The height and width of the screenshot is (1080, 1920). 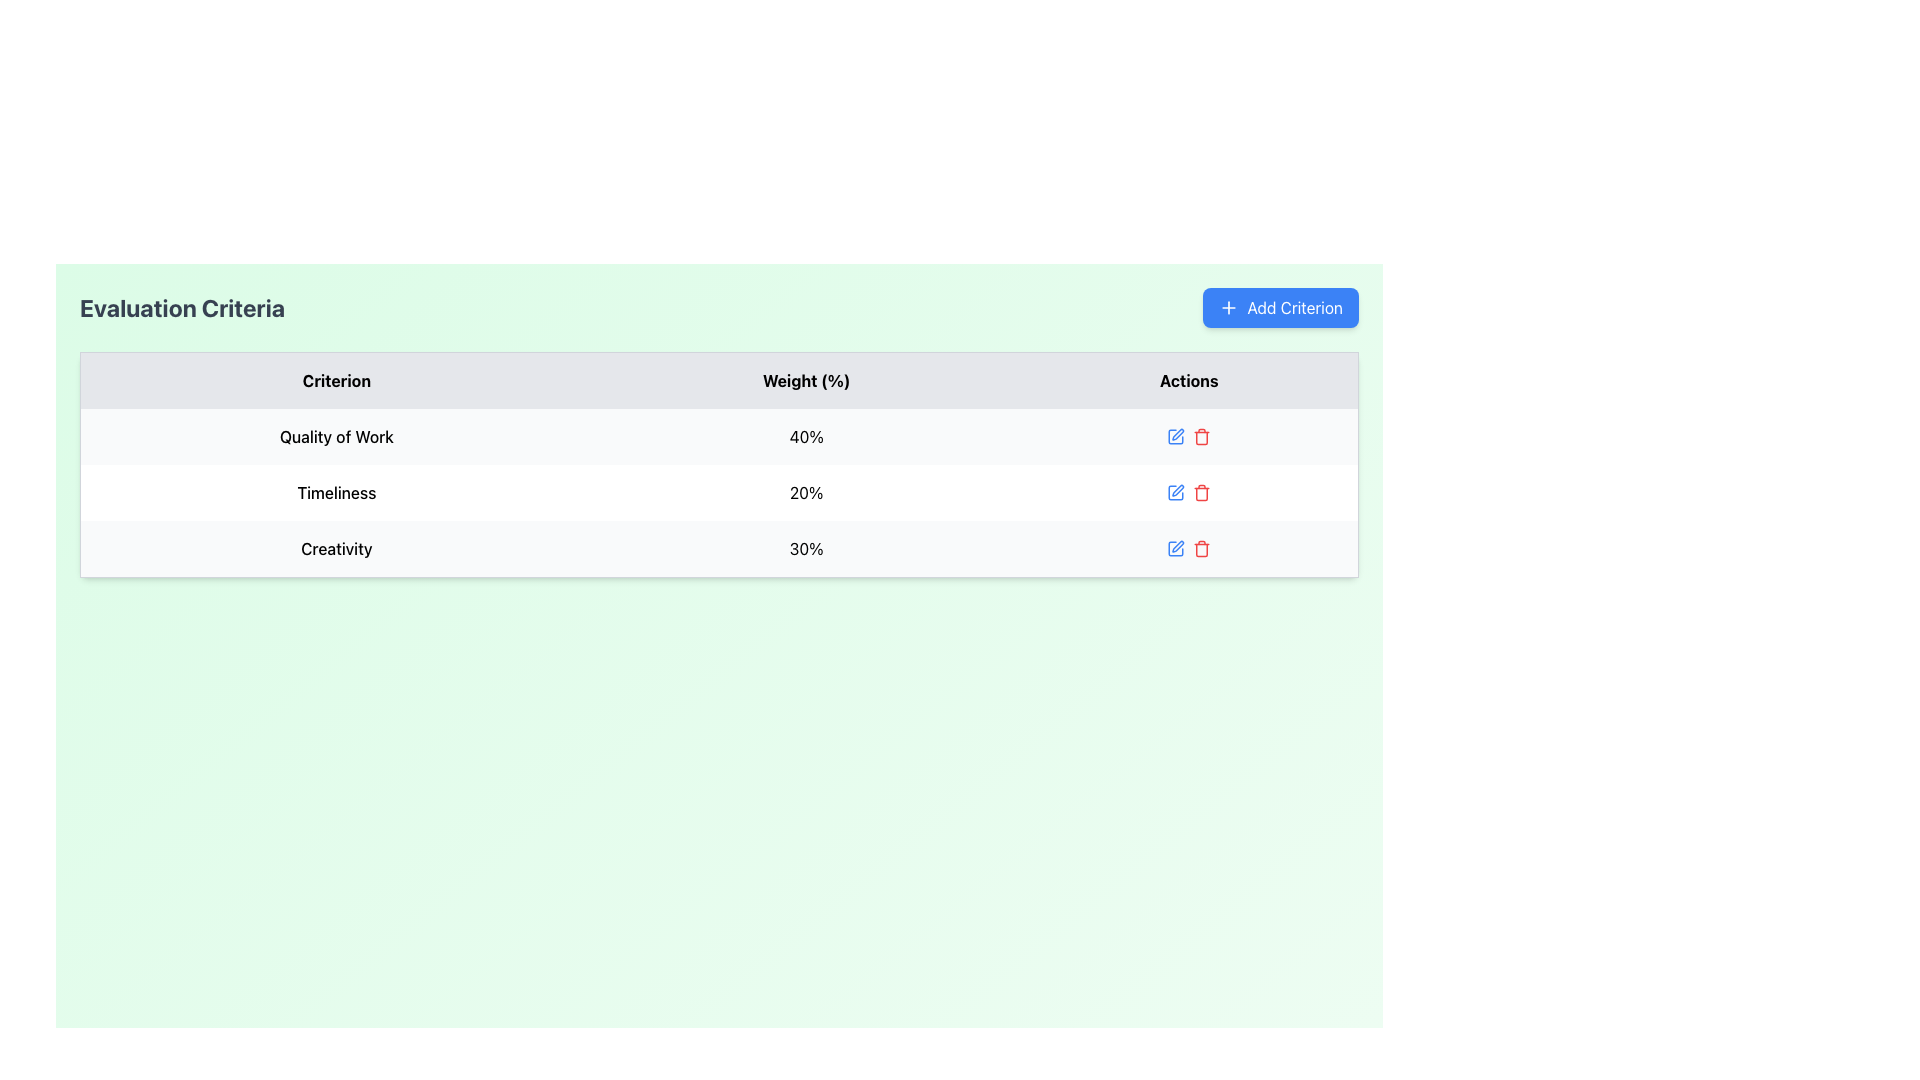 What do you see at coordinates (1178, 433) in the screenshot?
I see `the pen icon button in the Actions column associated with 'Quality of Work'` at bounding box center [1178, 433].